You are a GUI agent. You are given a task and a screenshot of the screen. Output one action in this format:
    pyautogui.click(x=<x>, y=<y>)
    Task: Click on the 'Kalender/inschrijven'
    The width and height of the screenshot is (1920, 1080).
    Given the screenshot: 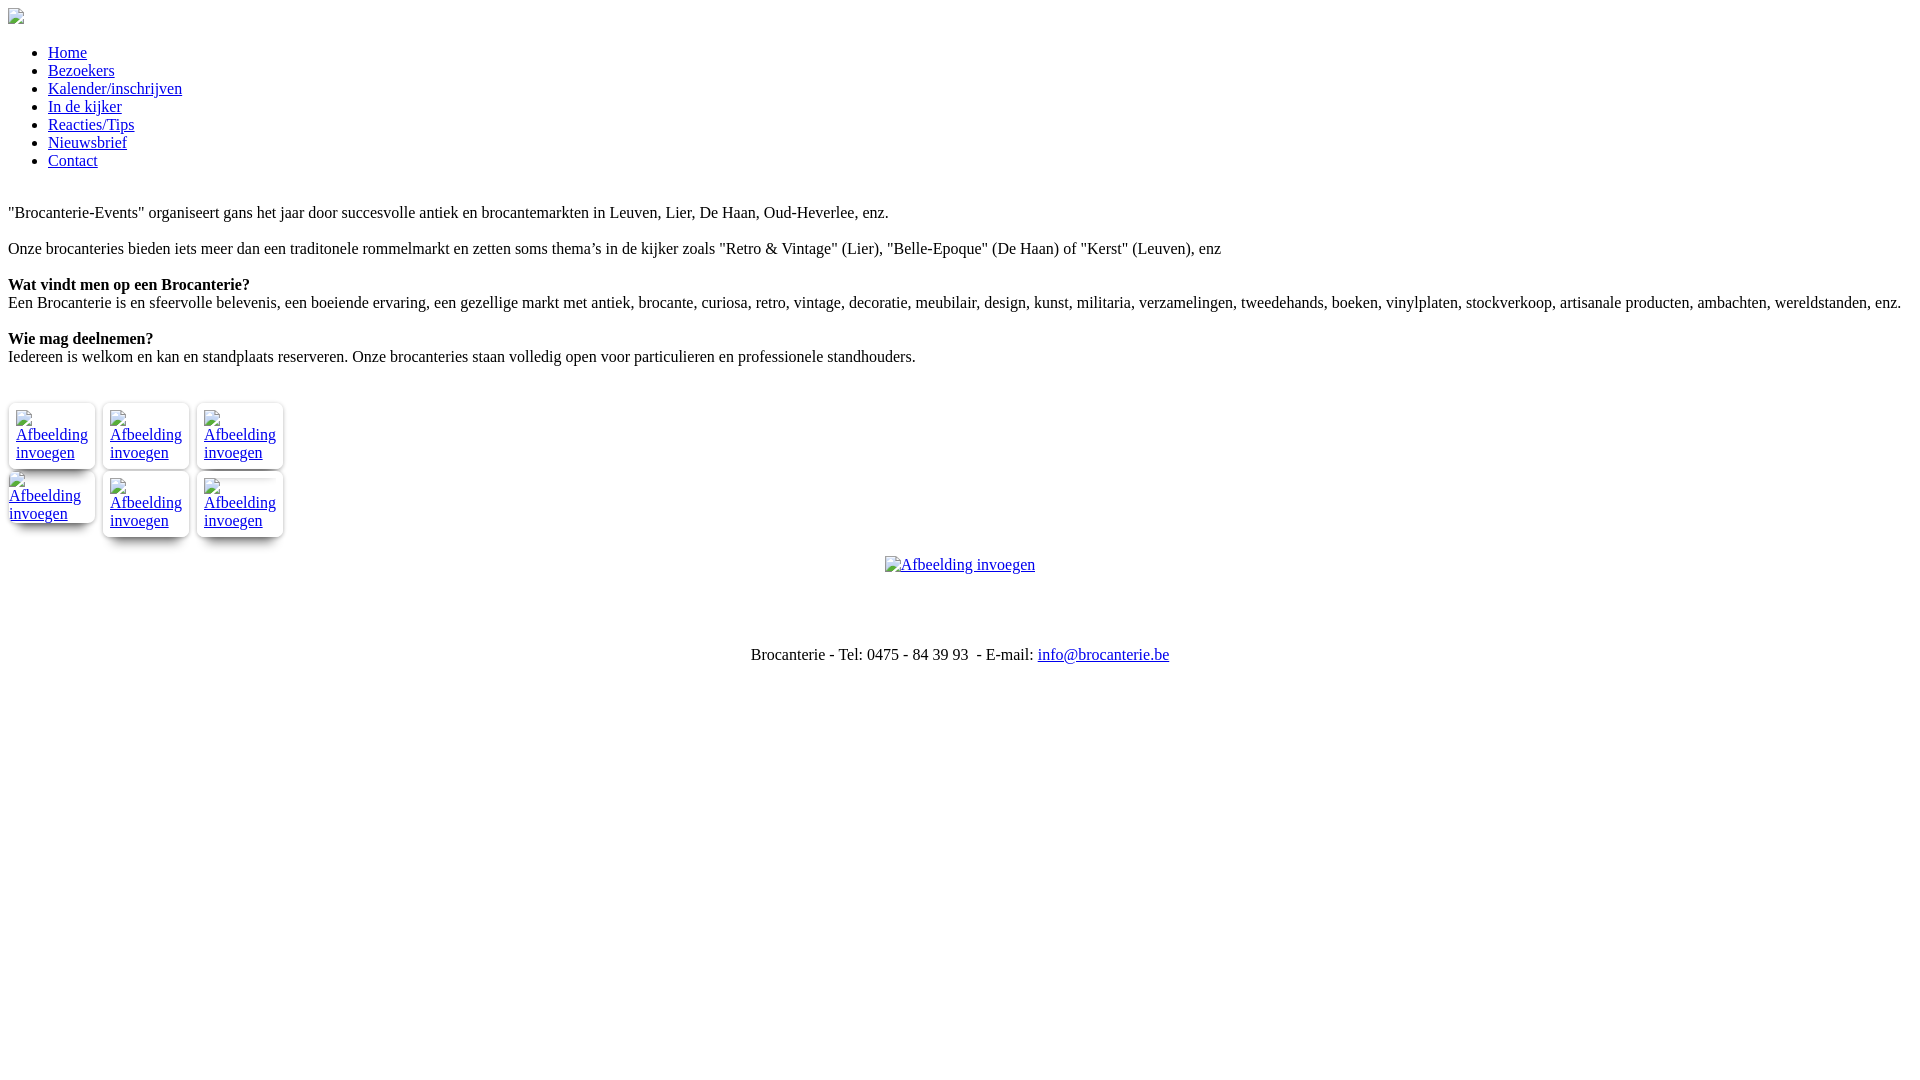 What is the action you would take?
    pyautogui.click(x=114, y=87)
    